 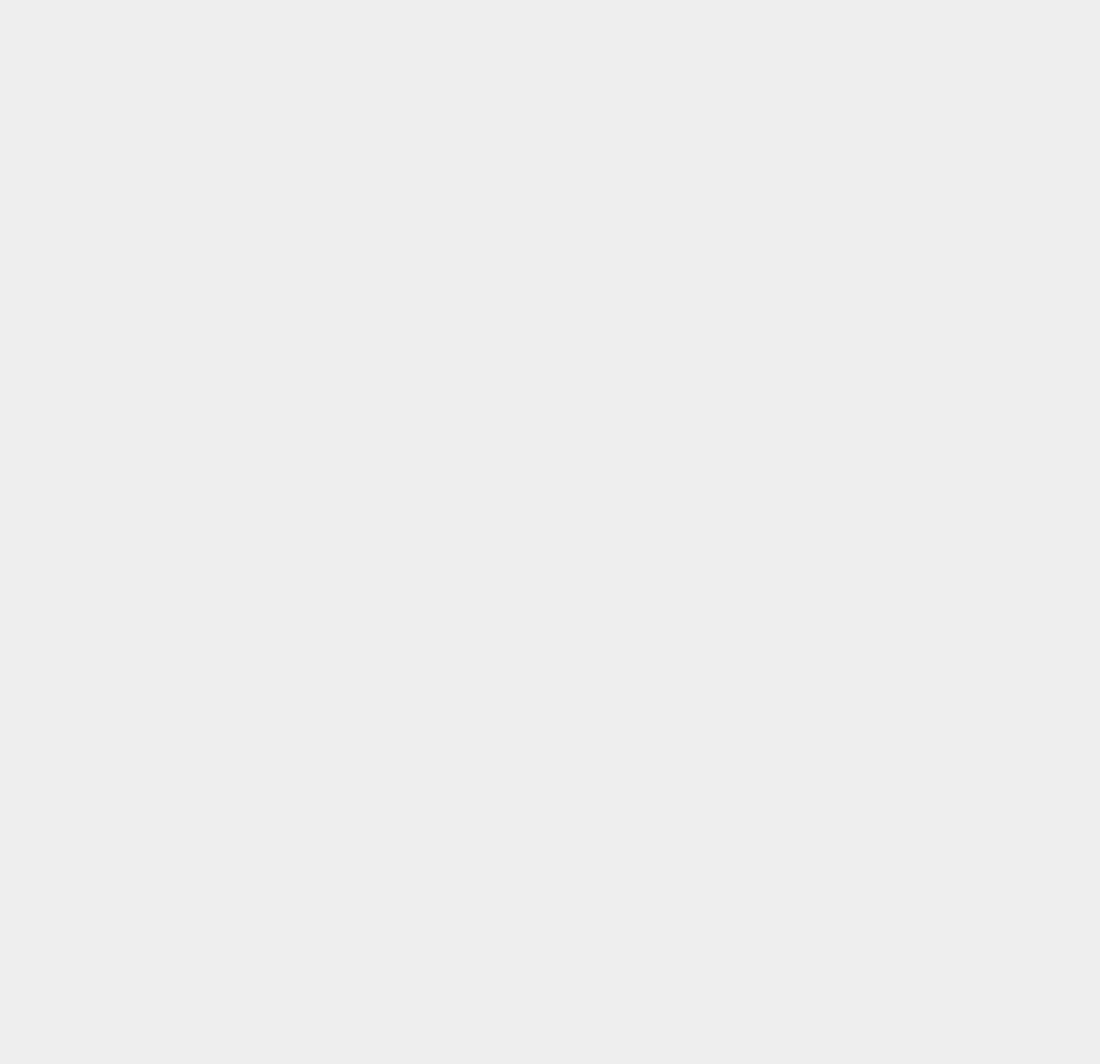 What do you see at coordinates (806, 243) in the screenshot?
I see `'Smart TV'` at bounding box center [806, 243].